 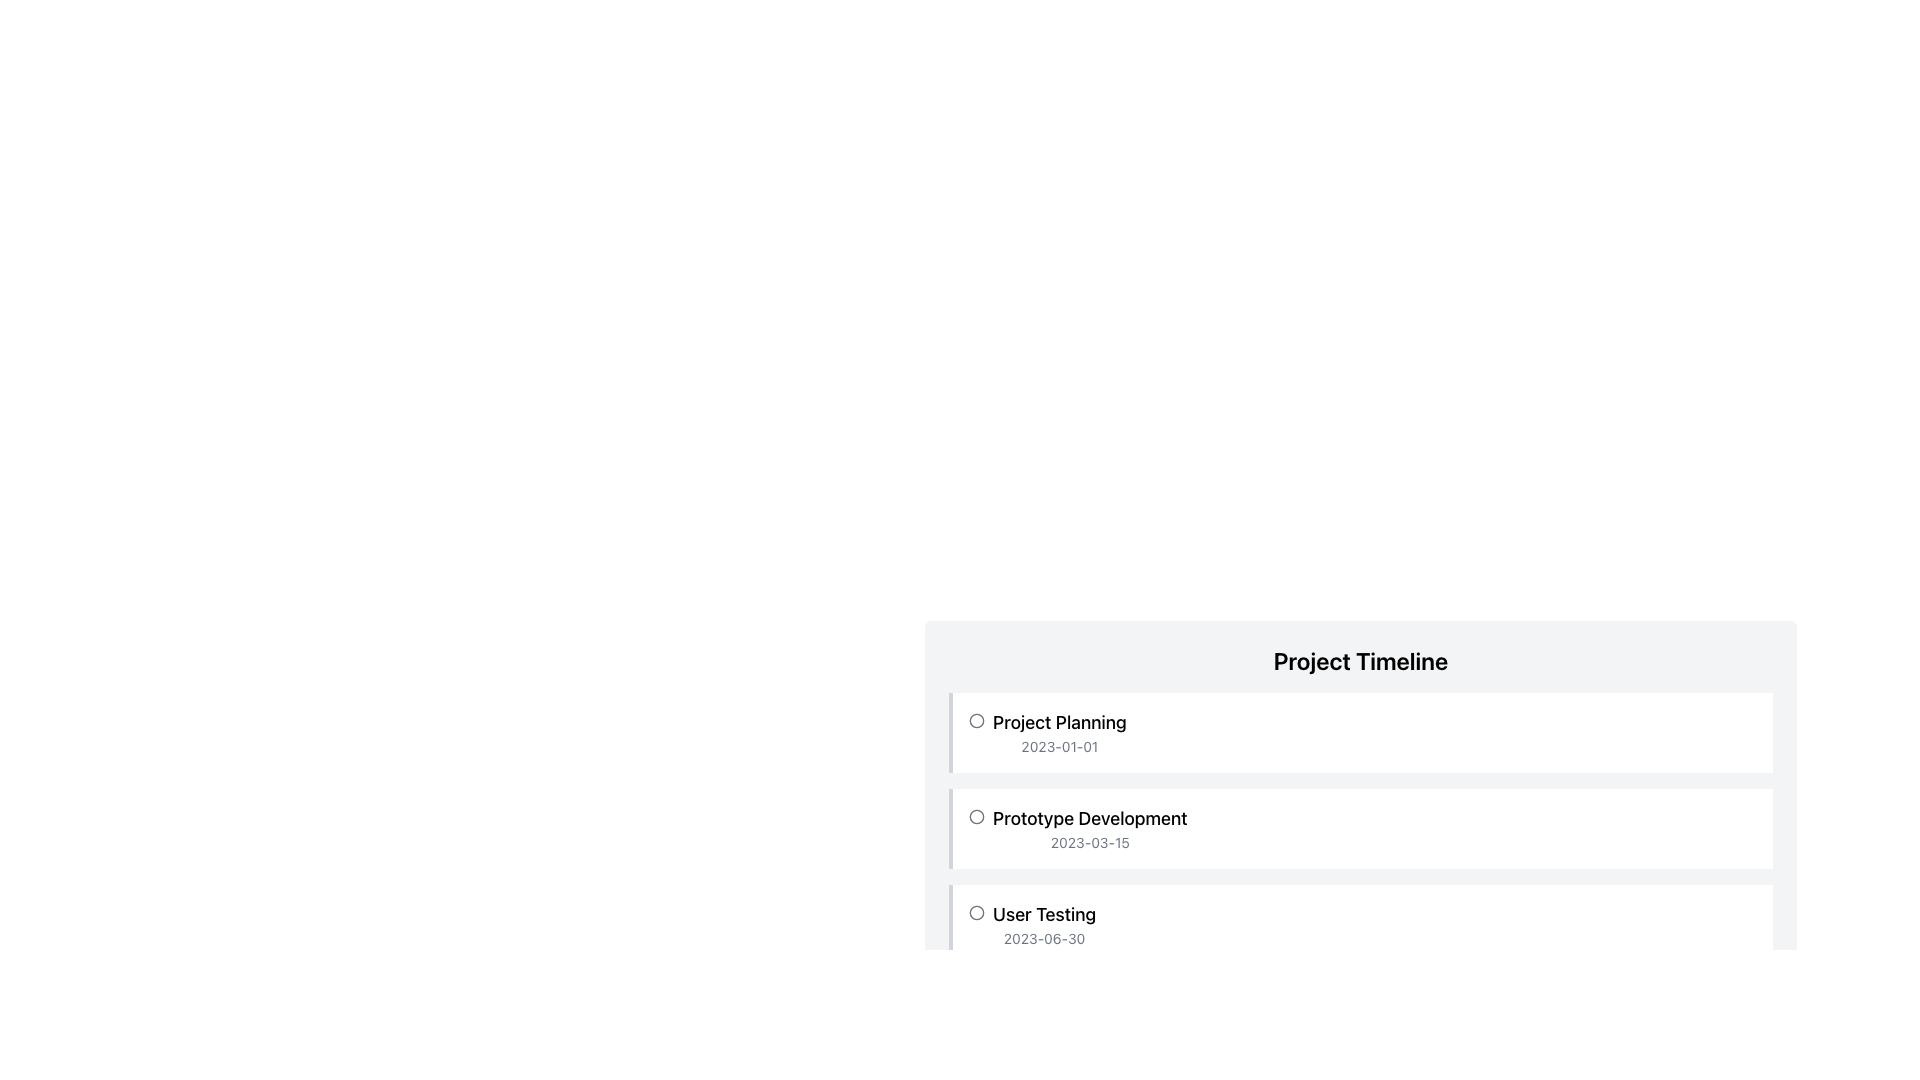 What do you see at coordinates (1089, 818) in the screenshot?
I see `the text label that reads 'Prototype Development', which is located under the 'Project Timeline' heading, between 'Project Planning' and 'User Testing'` at bounding box center [1089, 818].